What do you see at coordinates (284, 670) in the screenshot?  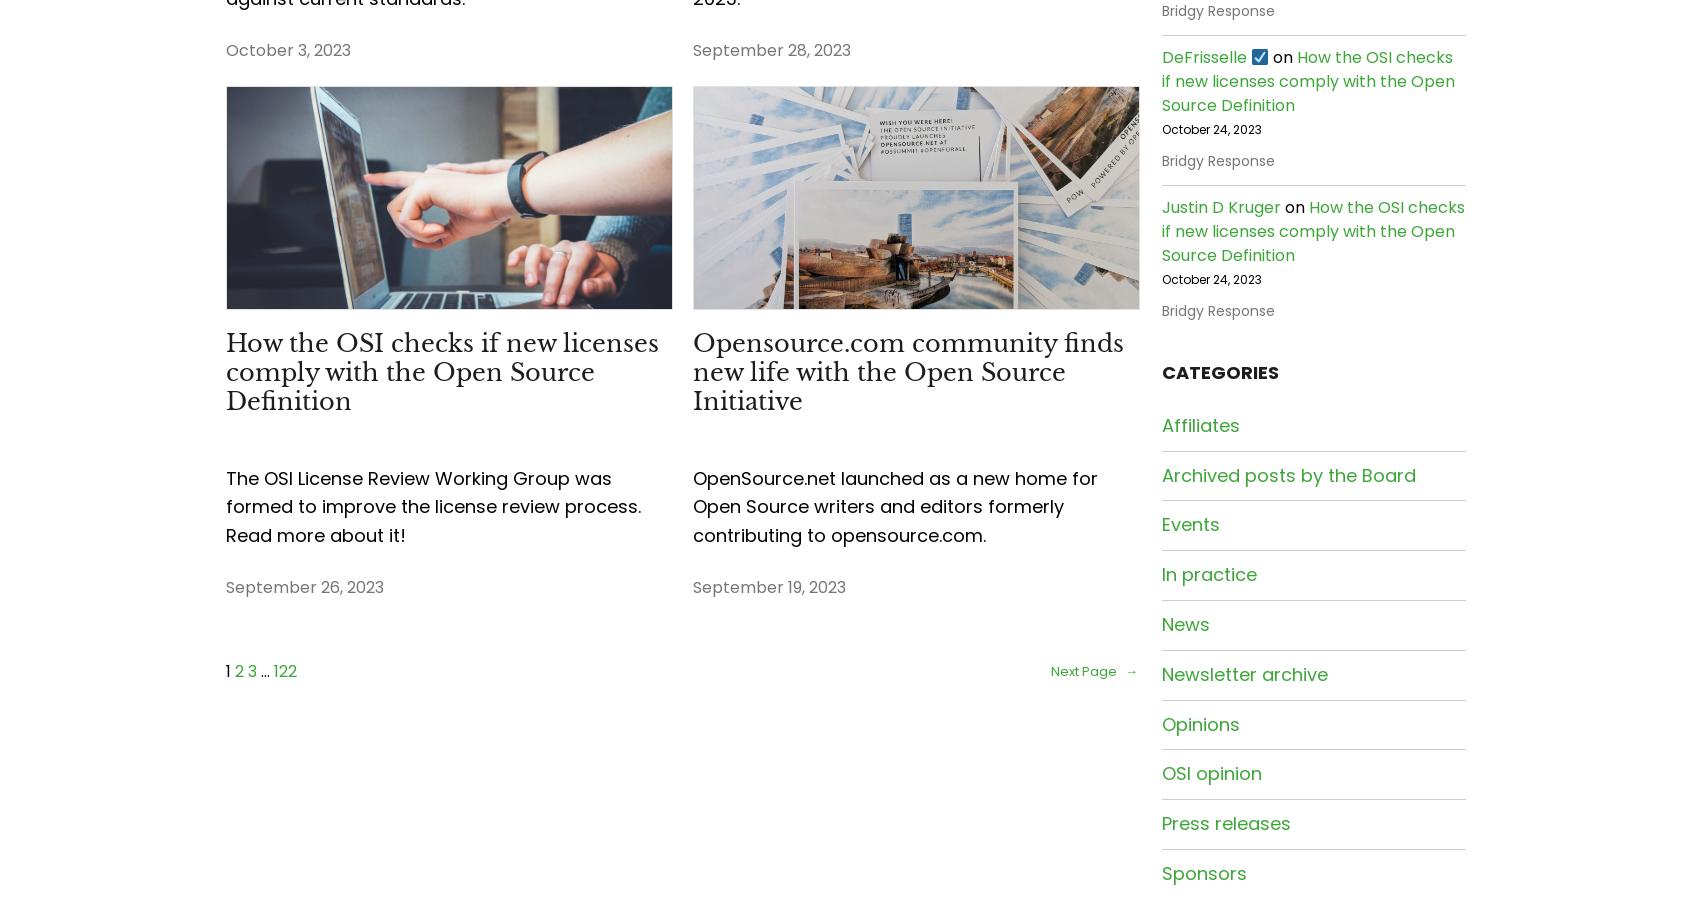 I see `'122'` at bounding box center [284, 670].